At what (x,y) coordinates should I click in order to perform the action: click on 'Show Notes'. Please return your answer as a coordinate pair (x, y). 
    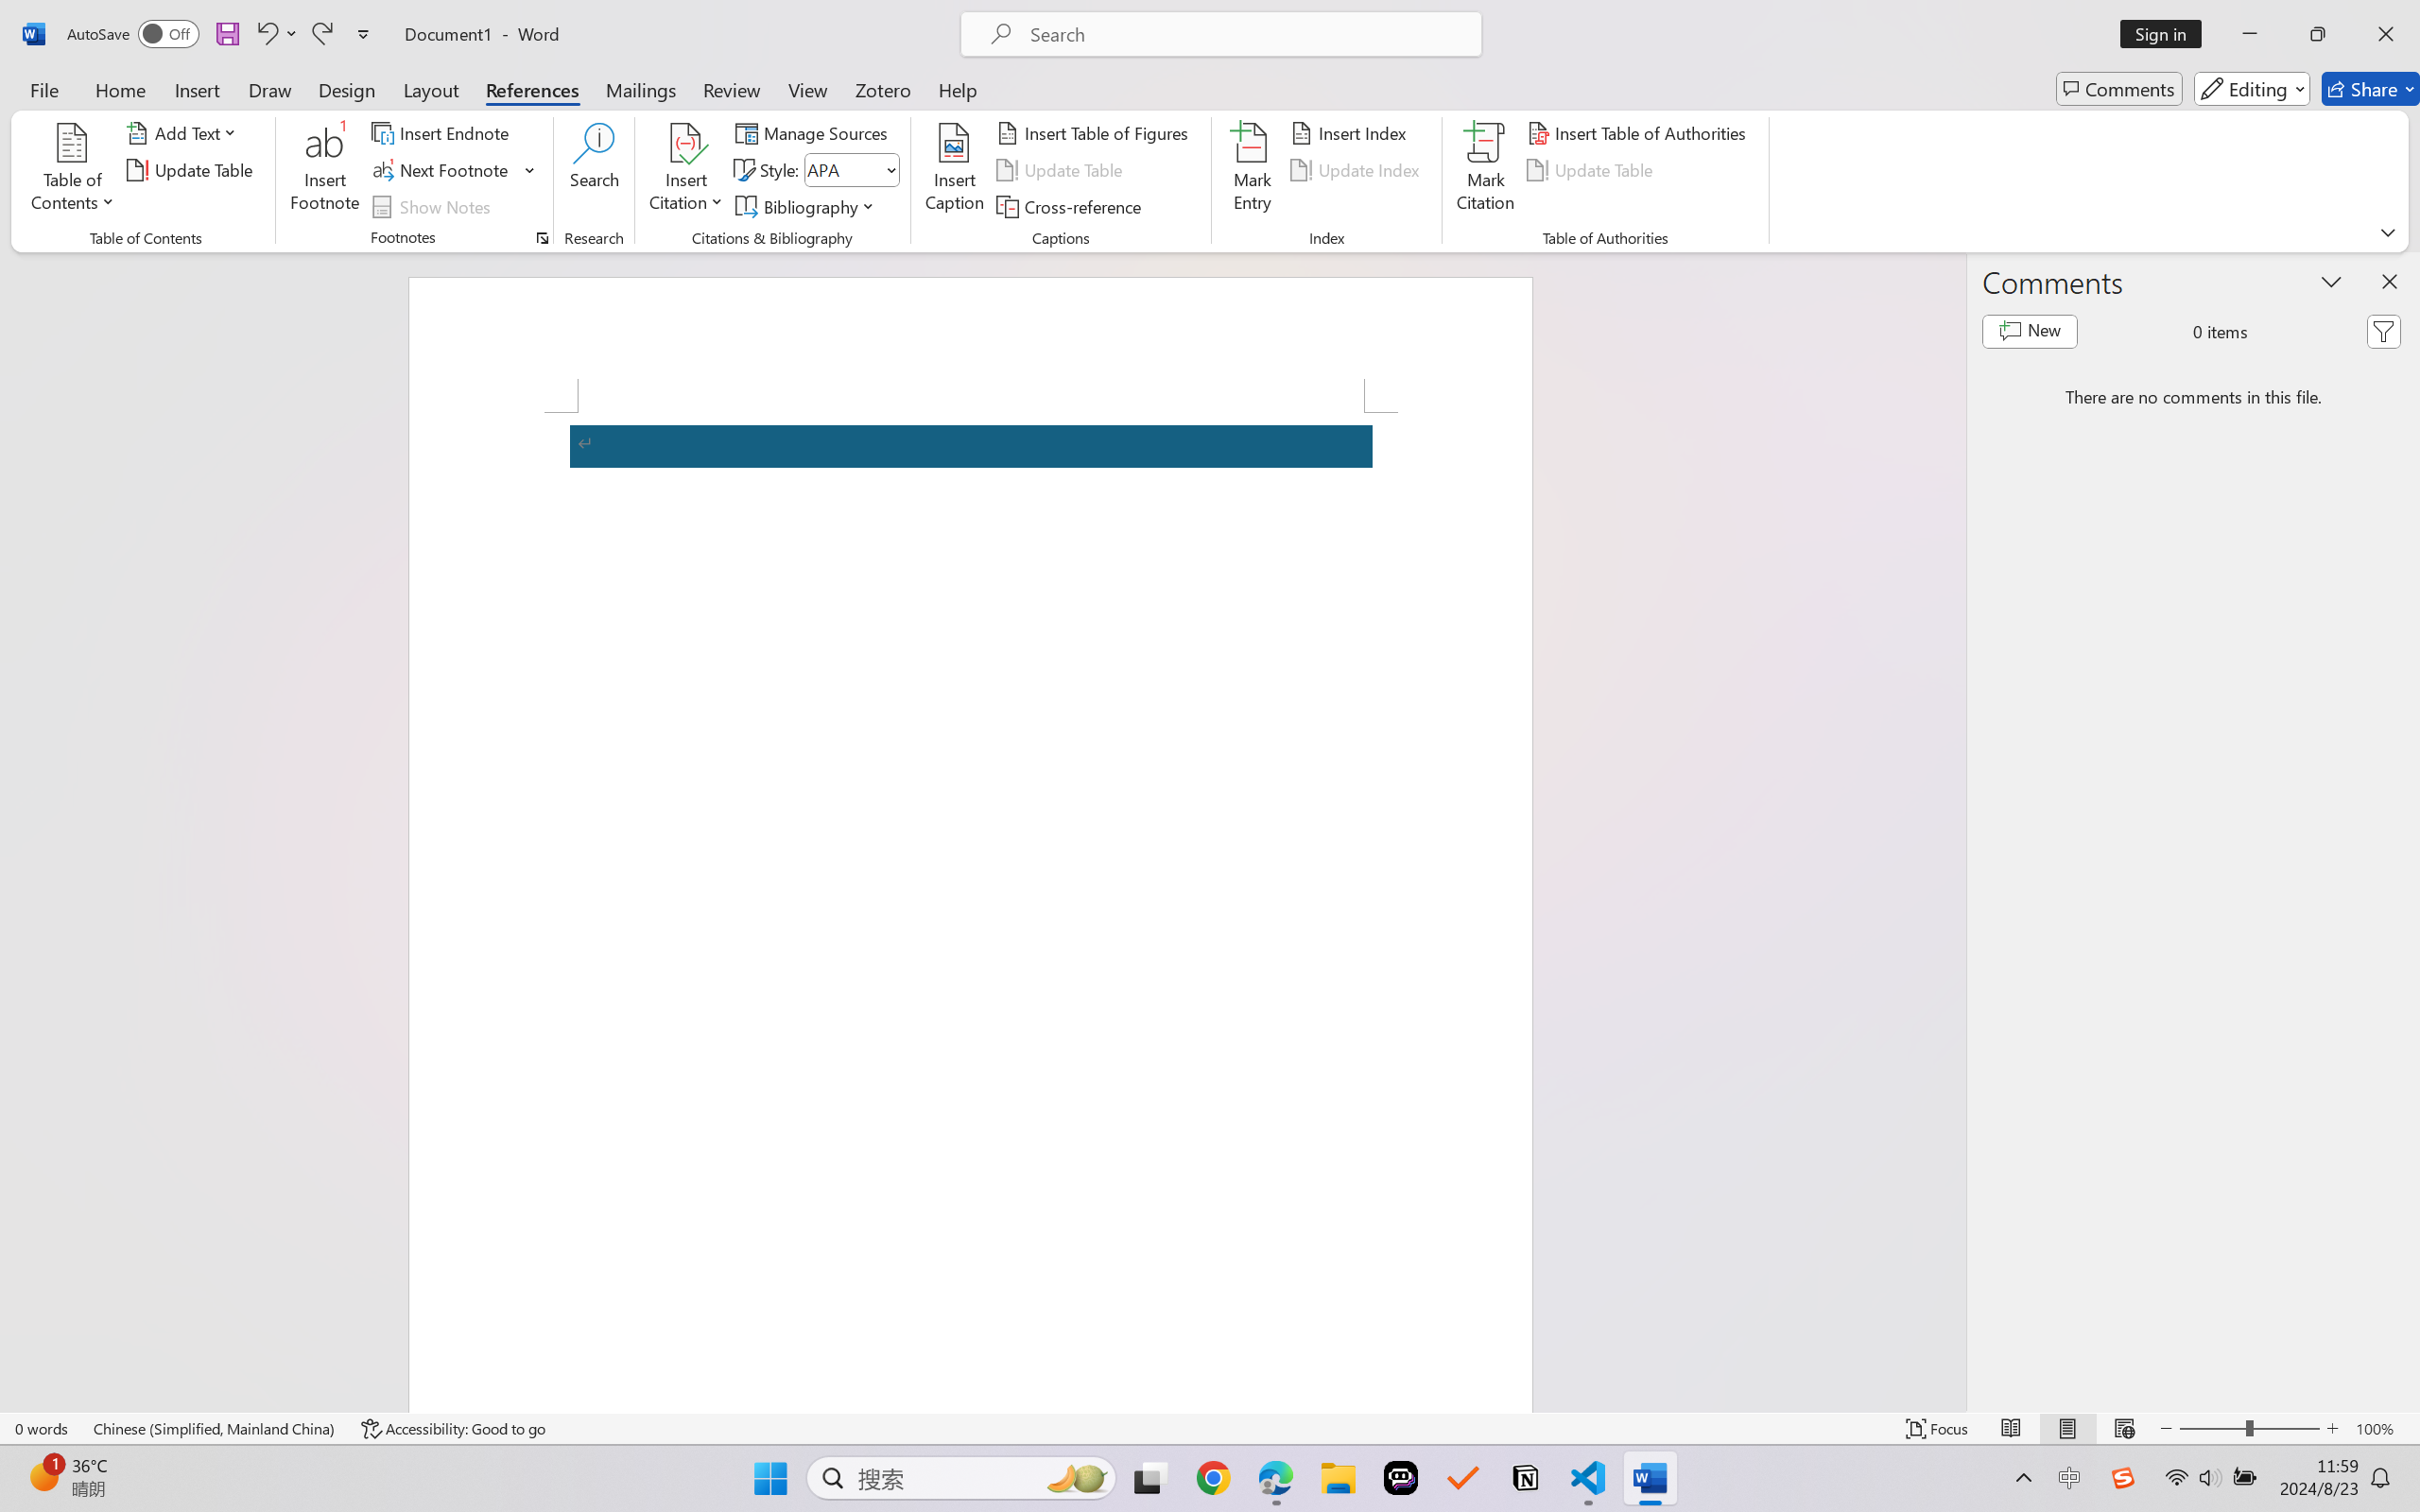
    Looking at the image, I should click on (434, 207).